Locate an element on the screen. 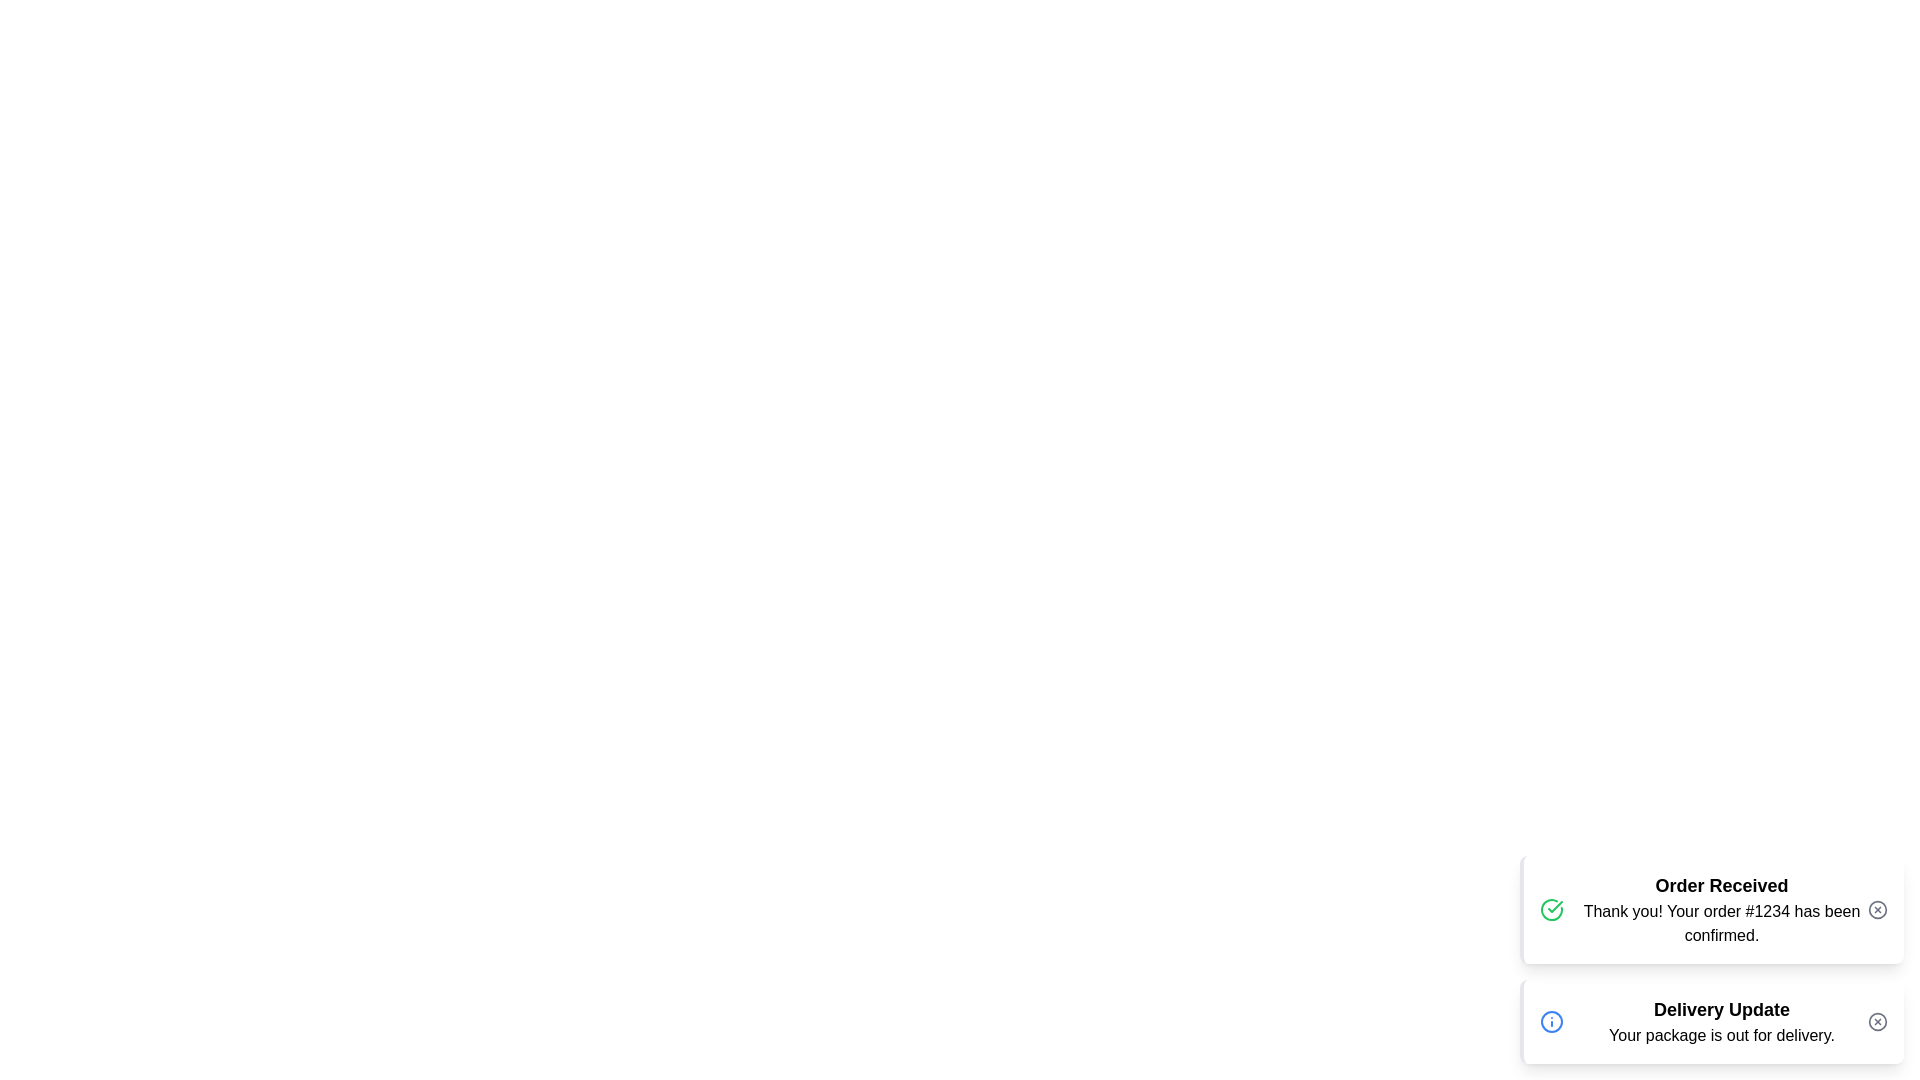 Image resolution: width=1920 pixels, height=1080 pixels. the notification titled 'Order Received' to observe visual feedback is located at coordinates (1711, 910).